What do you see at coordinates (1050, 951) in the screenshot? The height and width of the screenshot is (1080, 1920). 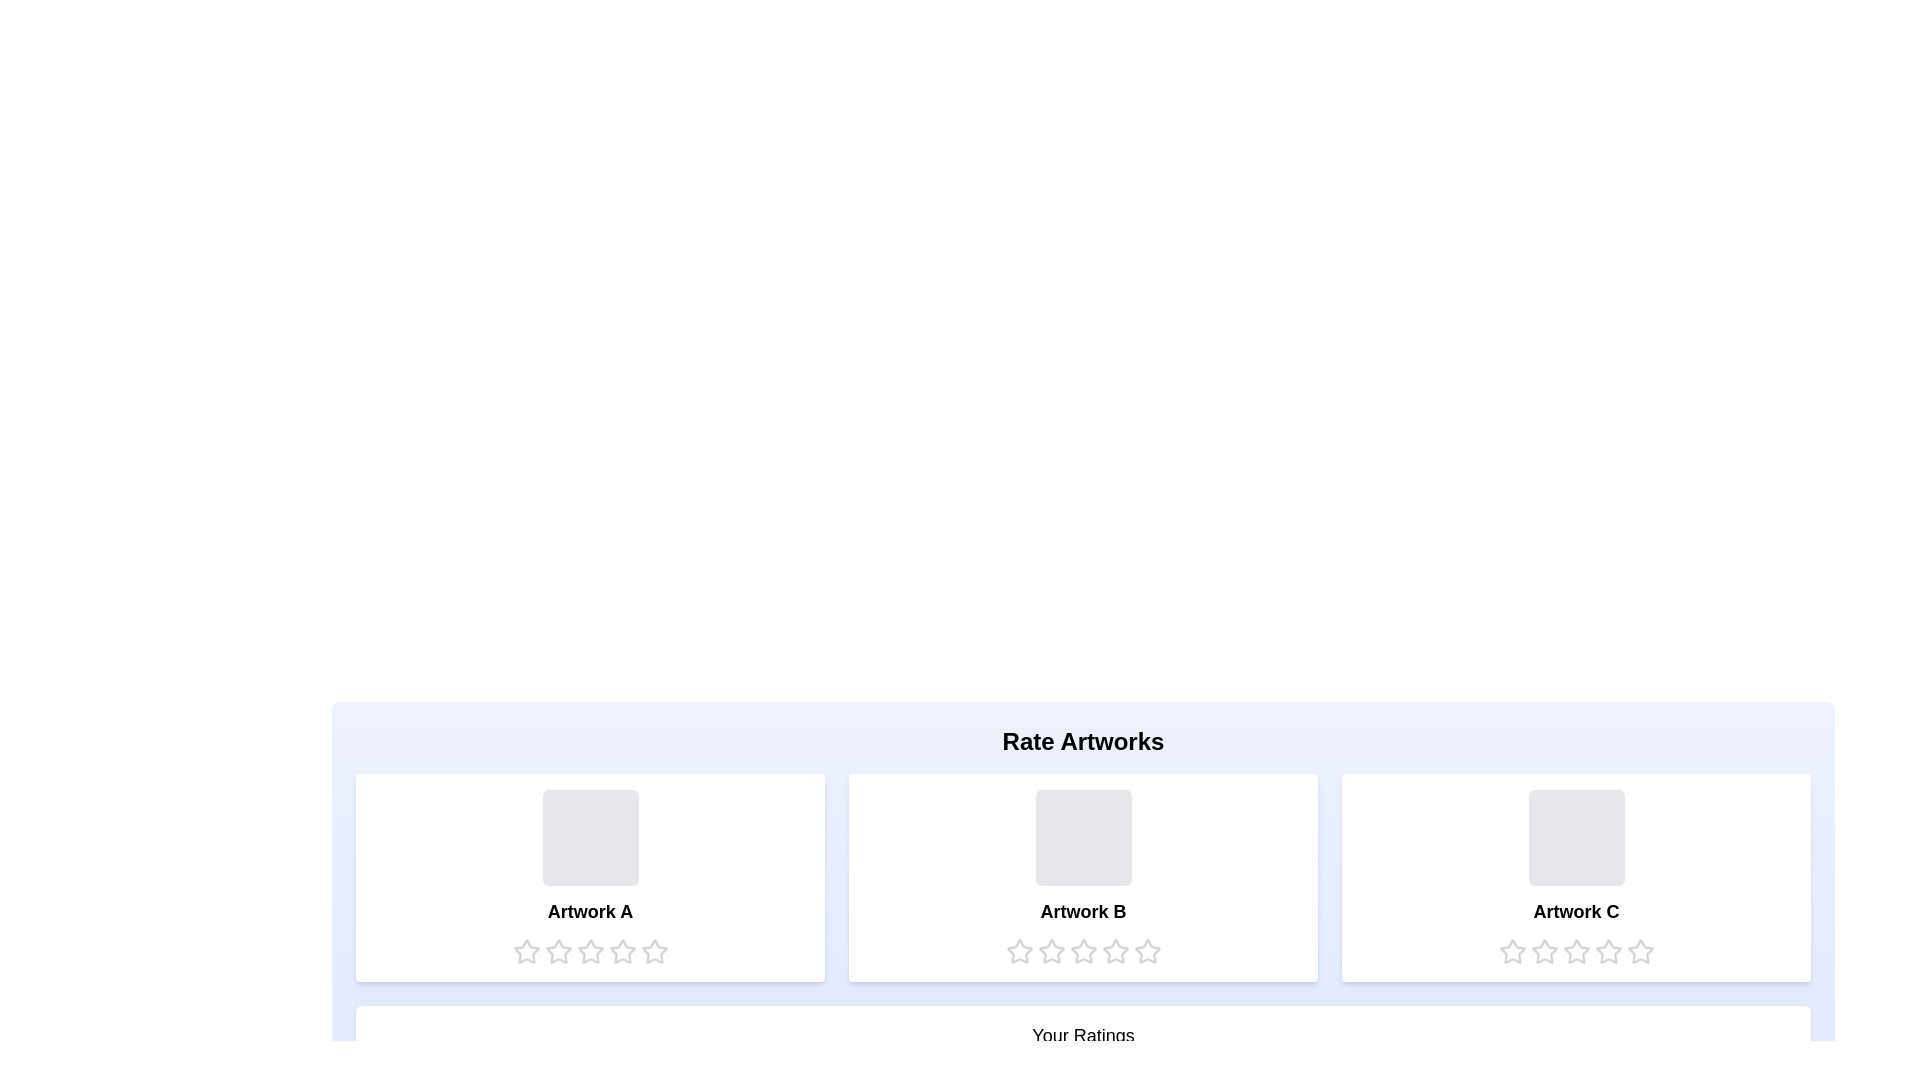 I see `the star corresponding to the rating 2 for the artwork Artwork B` at bounding box center [1050, 951].